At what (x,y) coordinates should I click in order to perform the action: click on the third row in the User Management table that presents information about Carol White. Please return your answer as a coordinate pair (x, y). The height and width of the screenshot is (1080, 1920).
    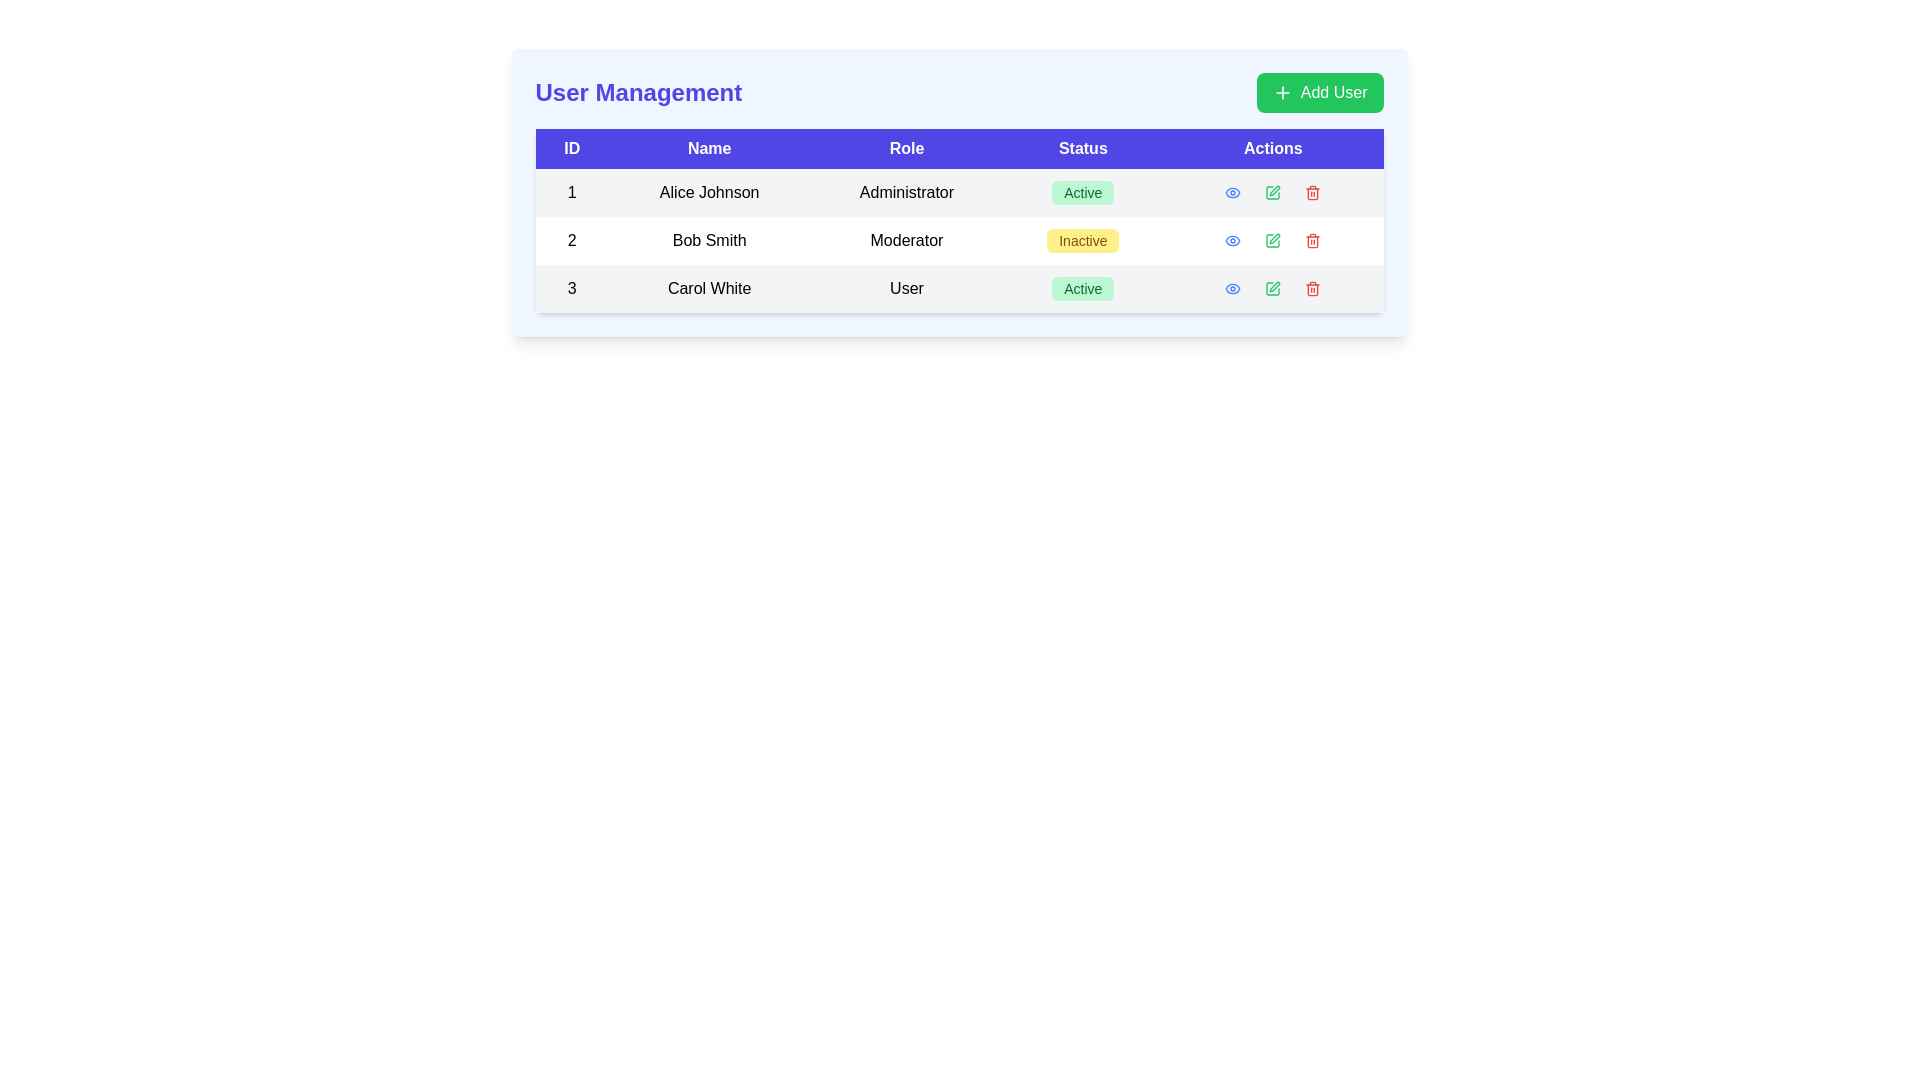
    Looking at the image, I should click on (958, 289).